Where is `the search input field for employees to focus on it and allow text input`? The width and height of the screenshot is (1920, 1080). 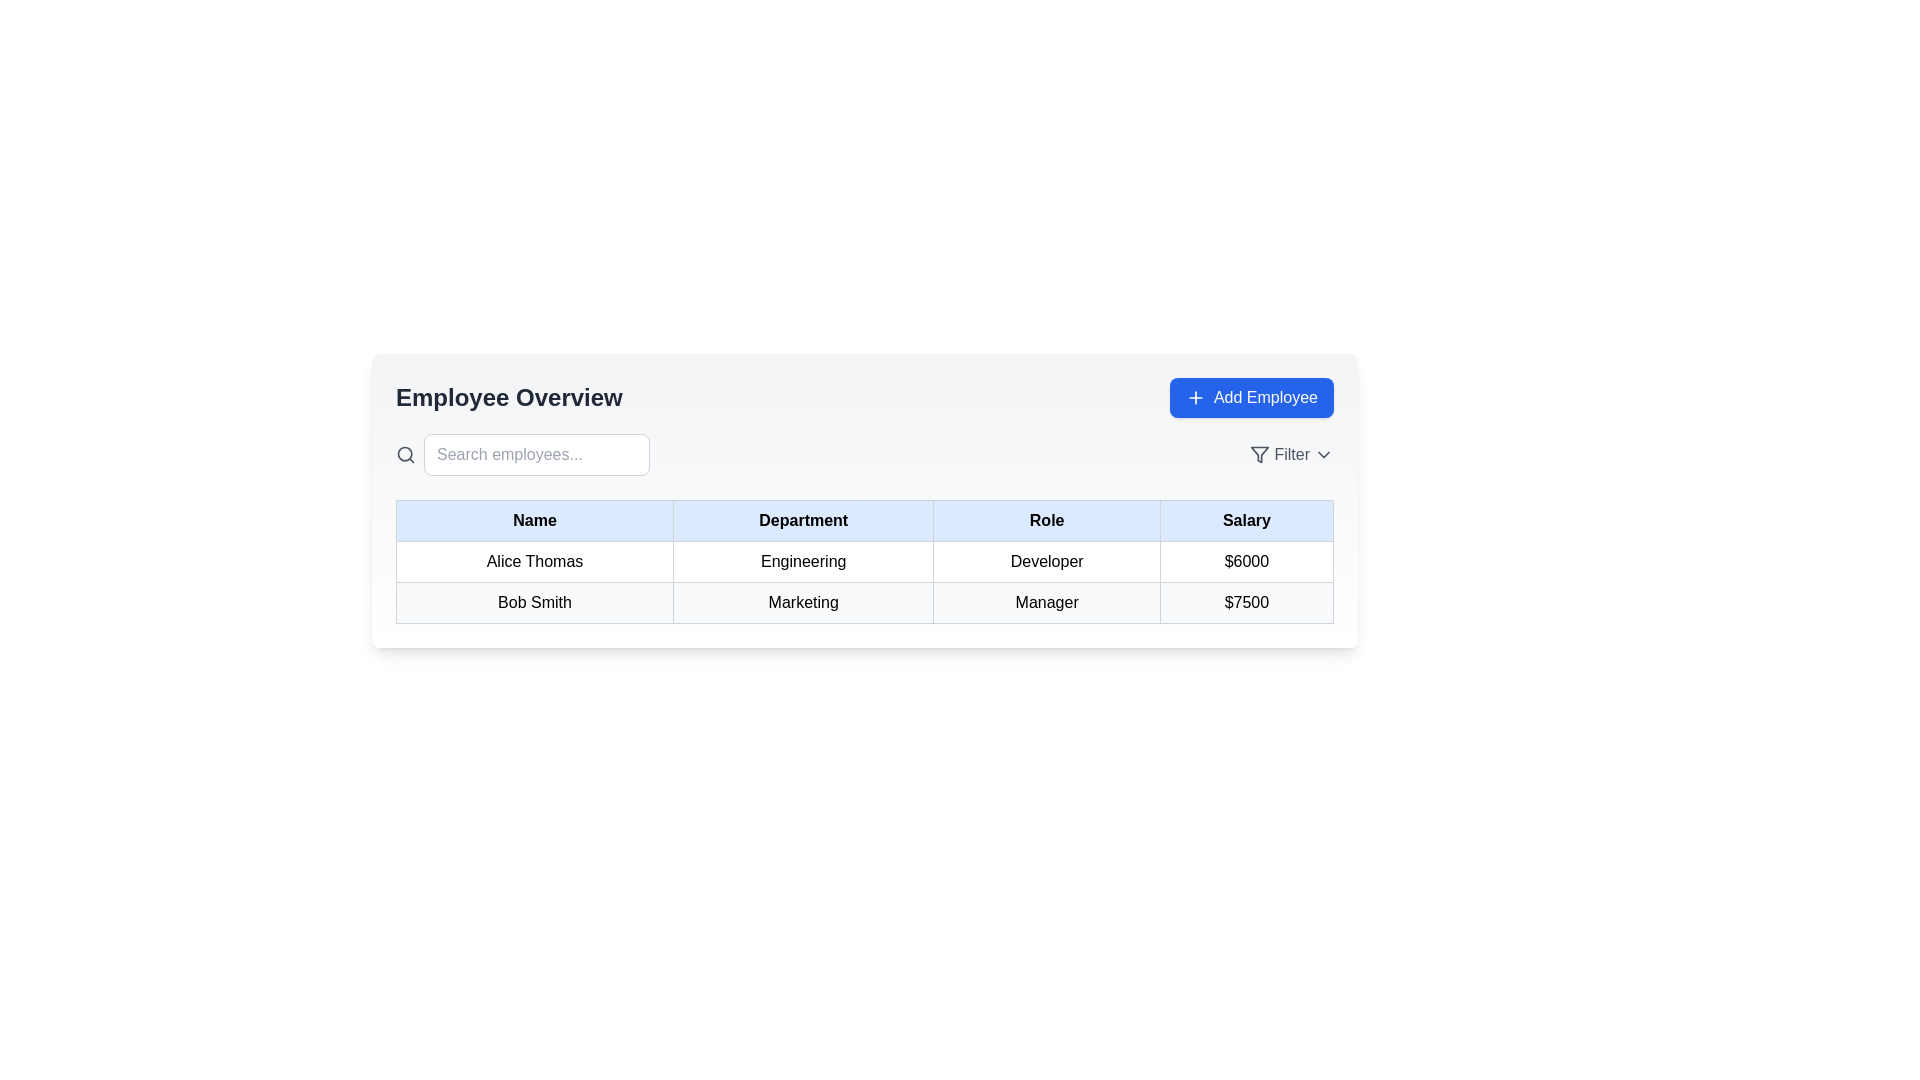
the search input field for employees to focus on it and allow text input is located at coordinates (537, 455).